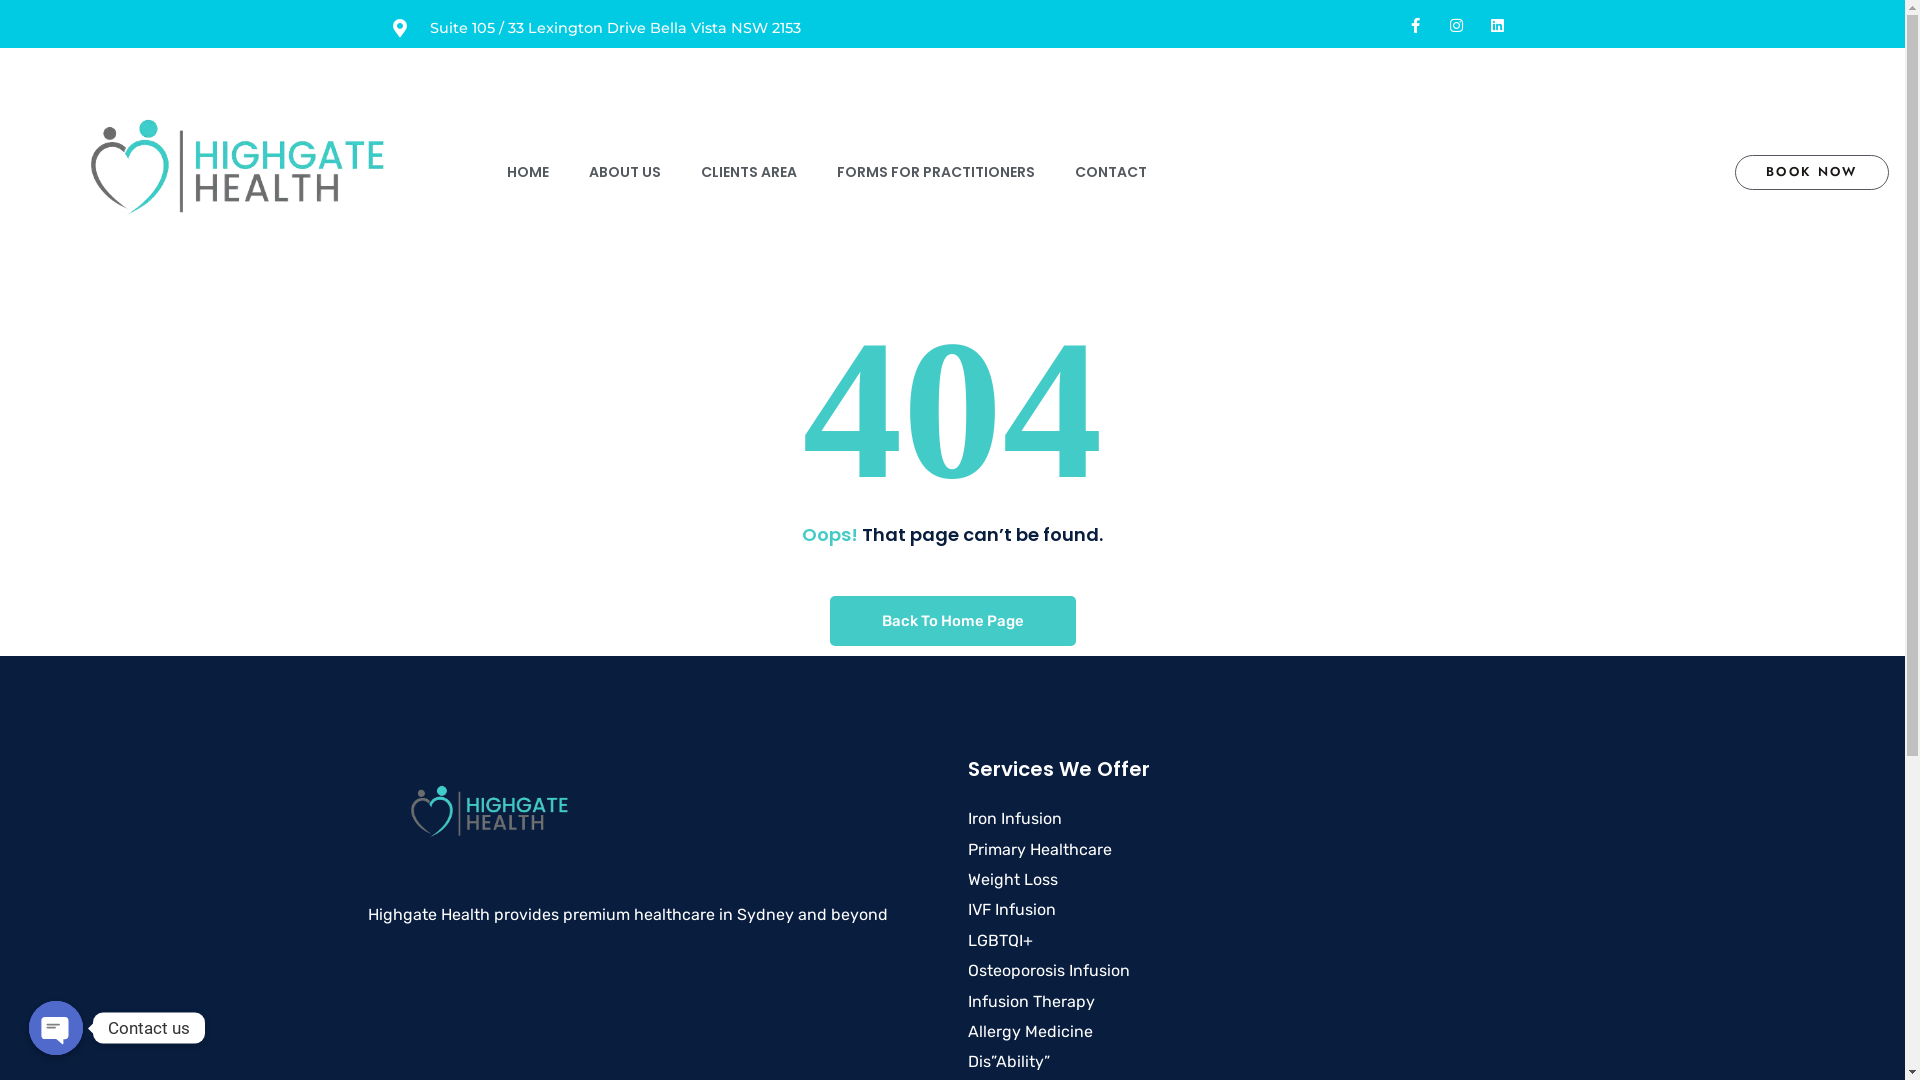 The image size is (1920, 1080). I want to click on 'FORMS FOR PRACTITIONERS', so click(935, 171).